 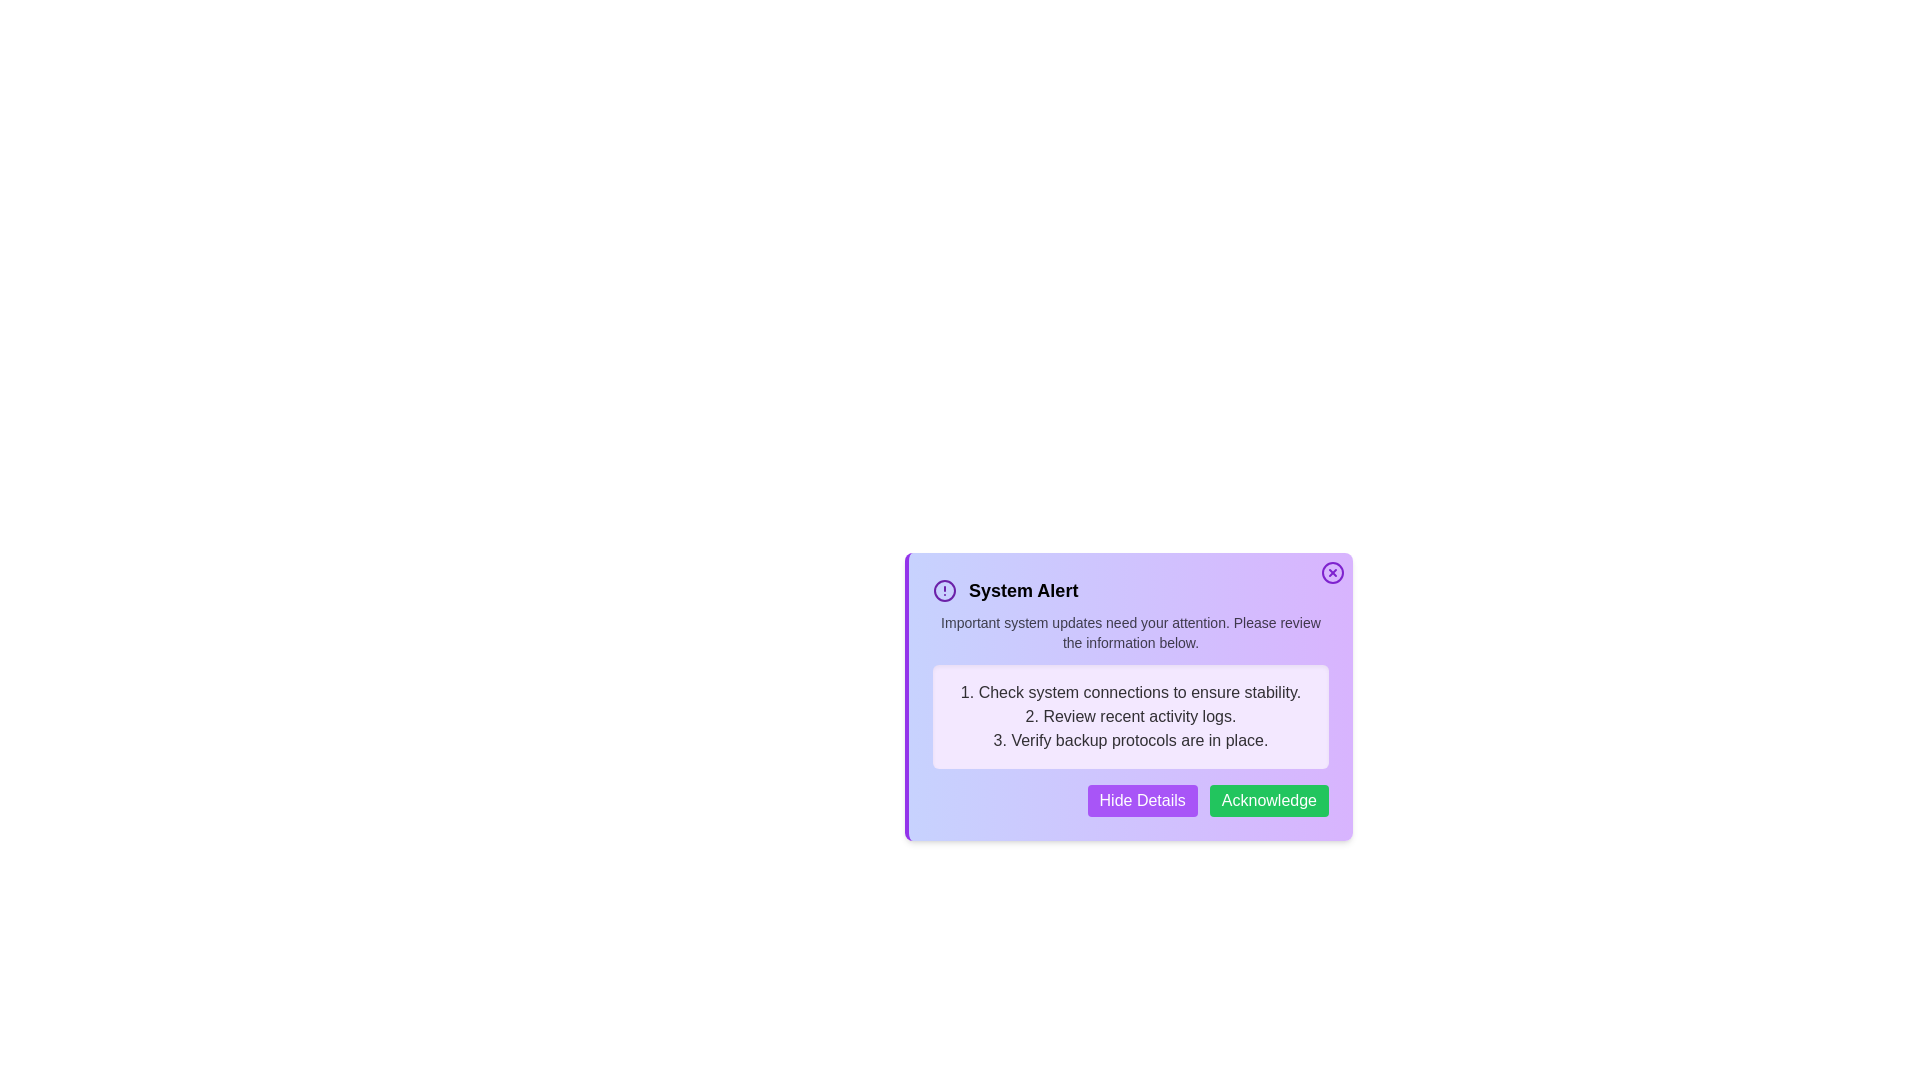 What do you see at coordinates (1267, 800) in the screenshot?
I see `the 'Acknowledge' button to acknowledge the alert` at bounding box center [1267, 800].